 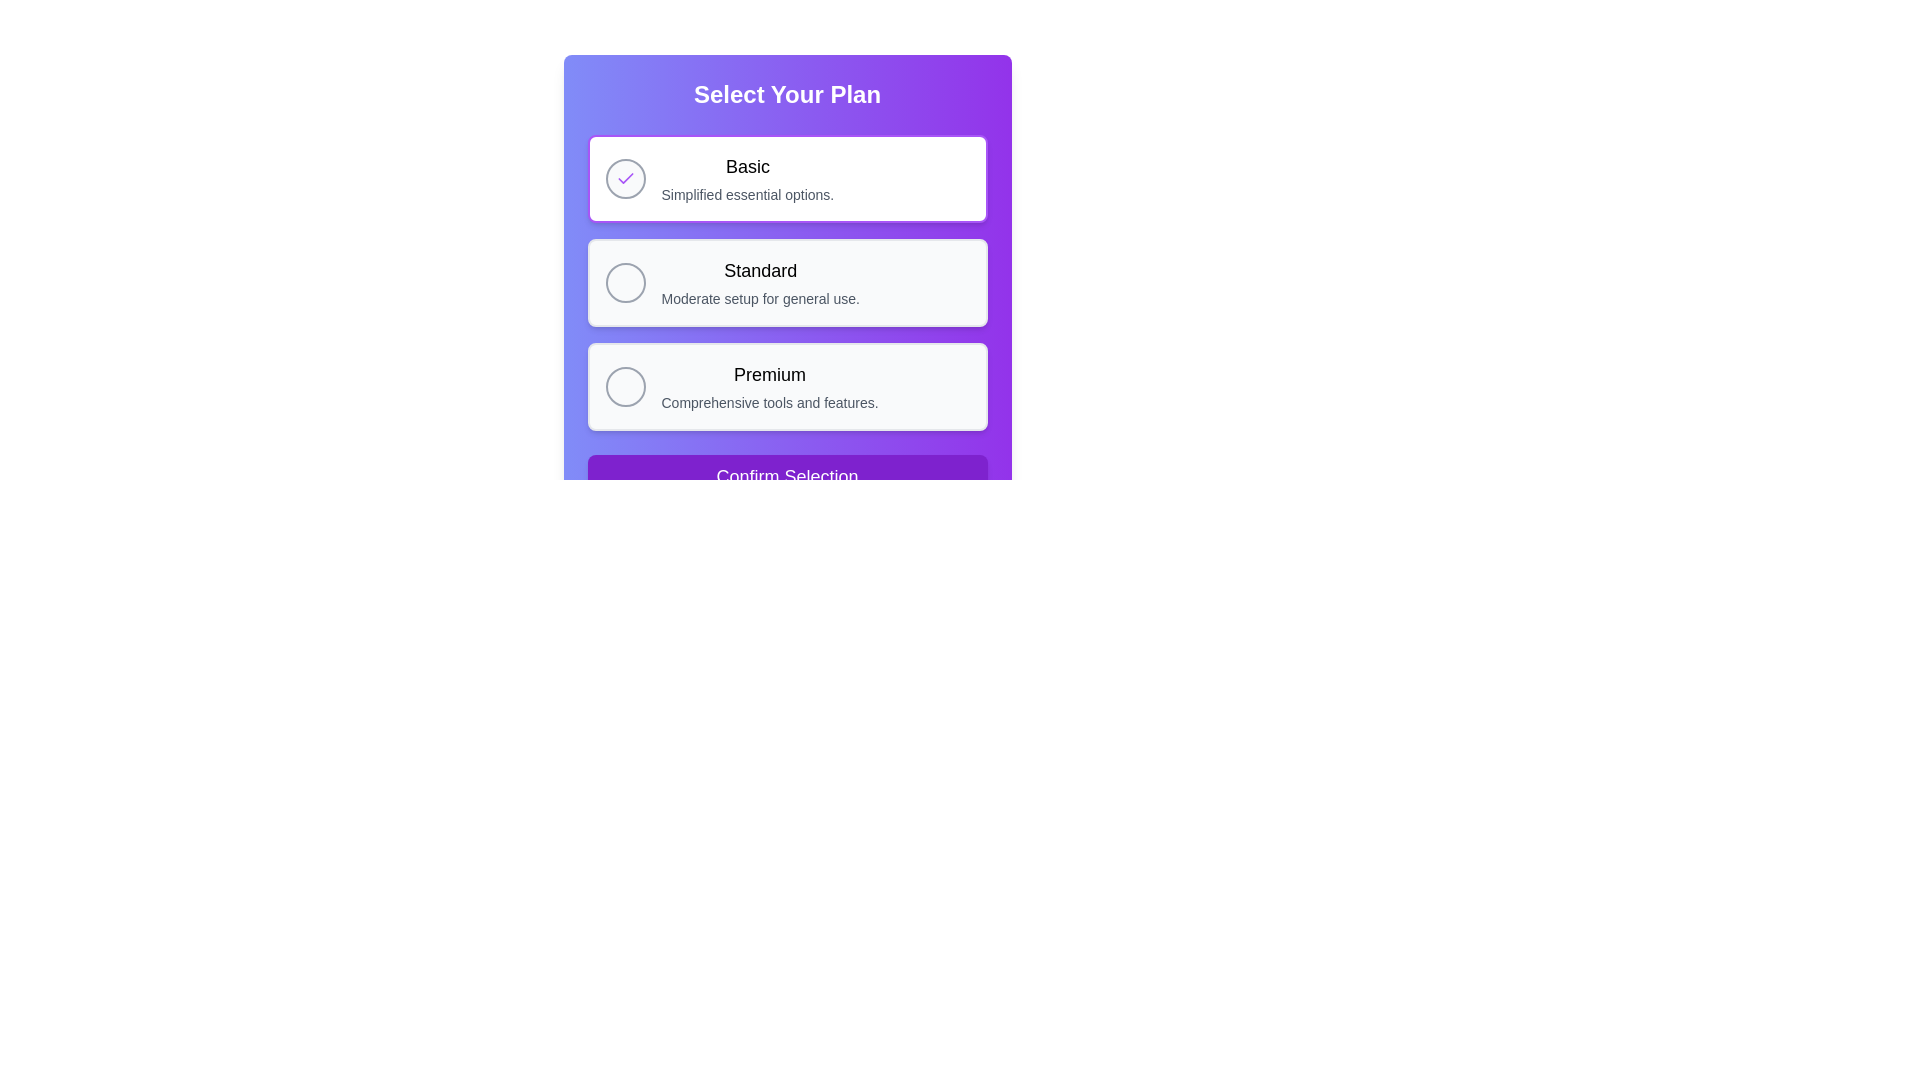 I want to click on the Text Display element that describes the 'Basic' plan option, located to the right of the checkmark icon in the selection menu, so click(x=746, y=177).